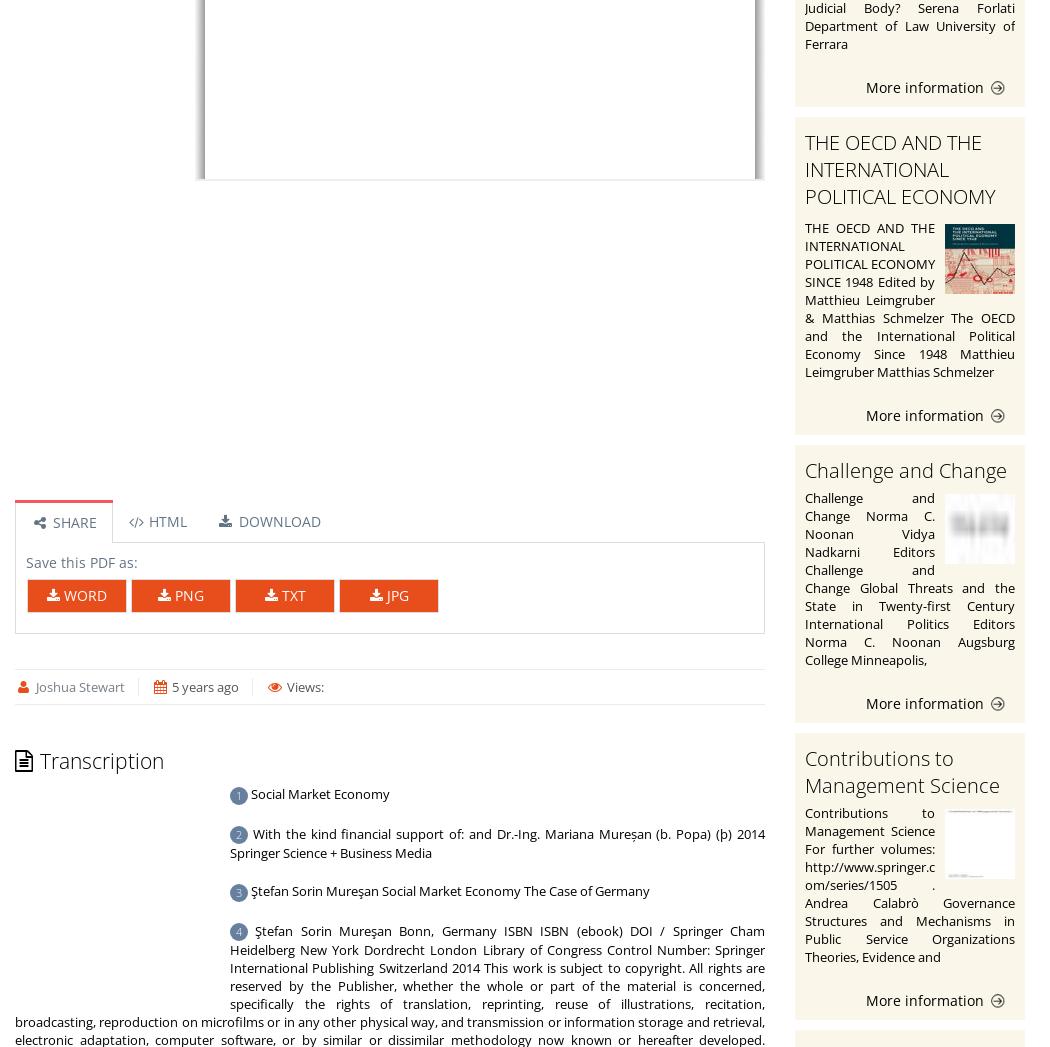  What do you see at coordinates (236, 890) in the screenshot?
I see `'3'` at bounding box center [236, 890].